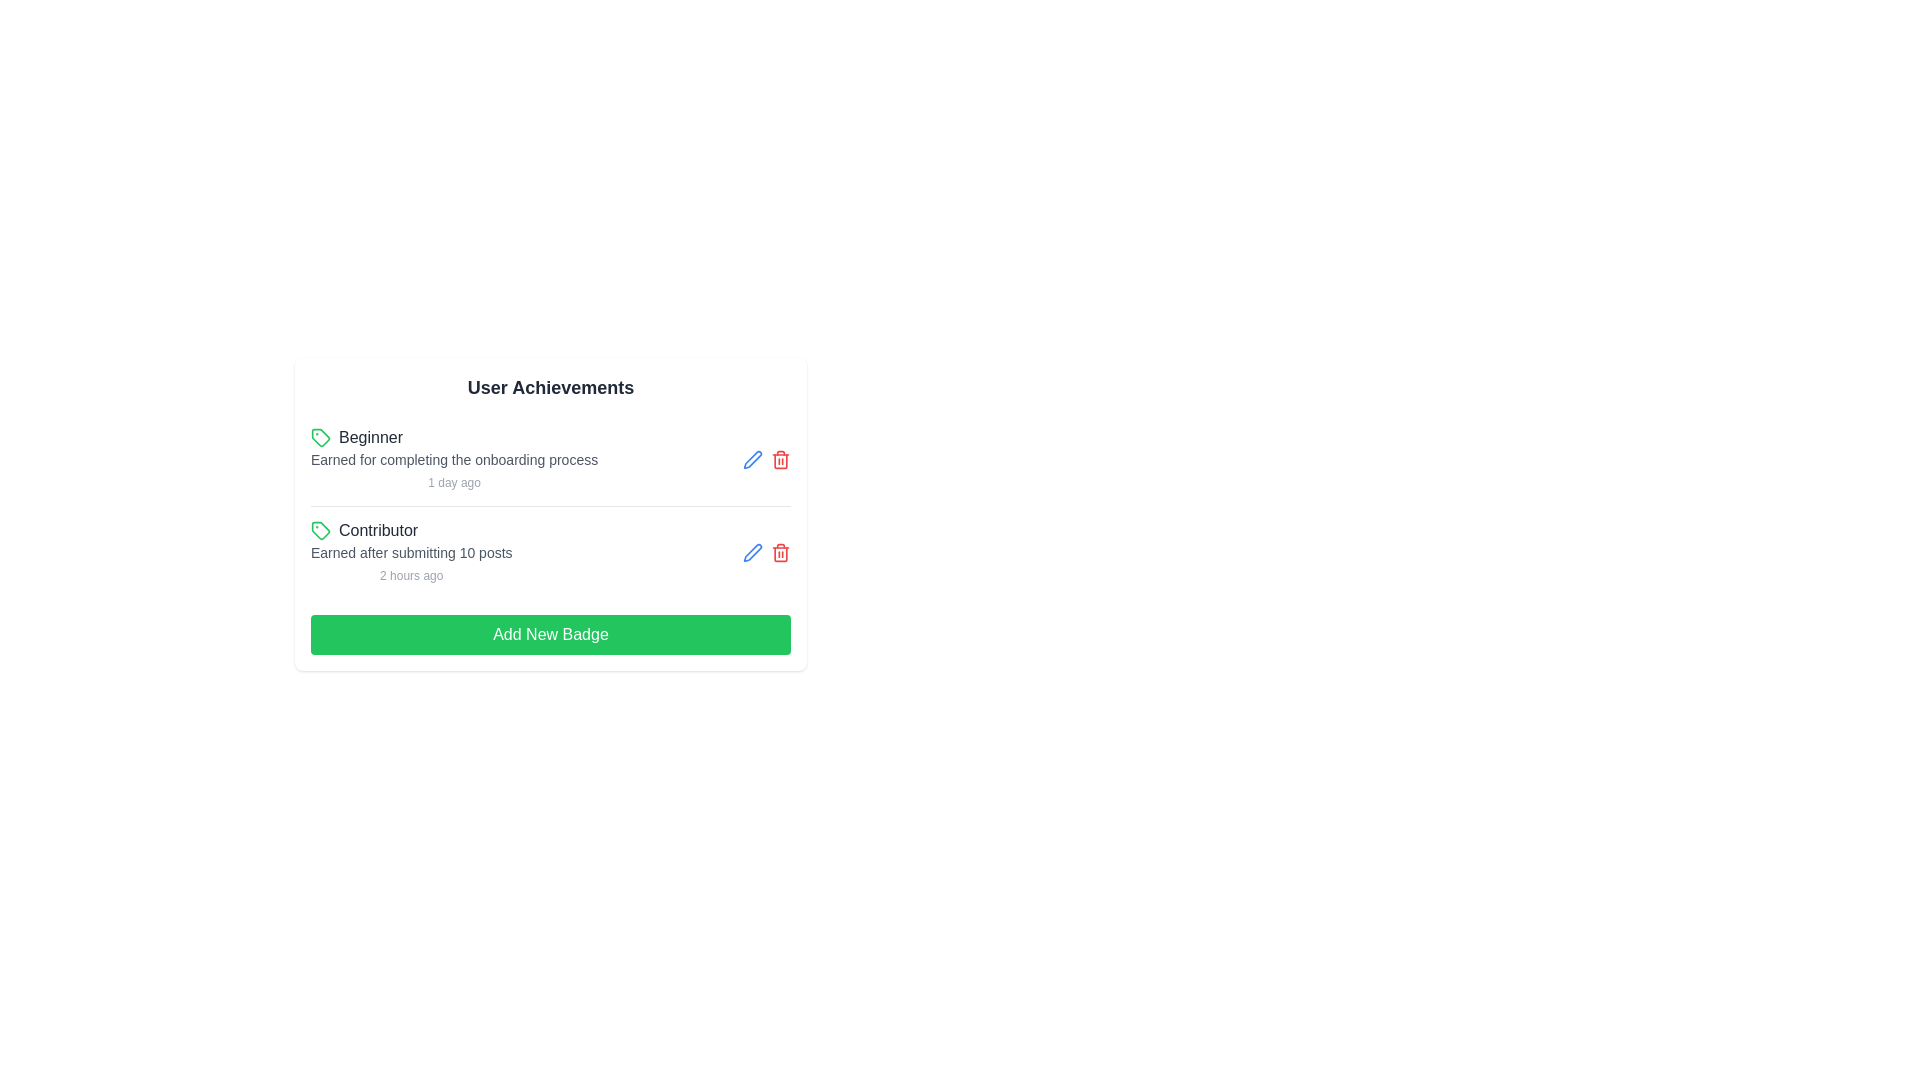 This screenshot has width=1920, height=1080. Describe the element at coordinates (410, 530) in the screenshot. I see `the 'Contributor' label with a tag icon, which is the second badge in the list` at that location.